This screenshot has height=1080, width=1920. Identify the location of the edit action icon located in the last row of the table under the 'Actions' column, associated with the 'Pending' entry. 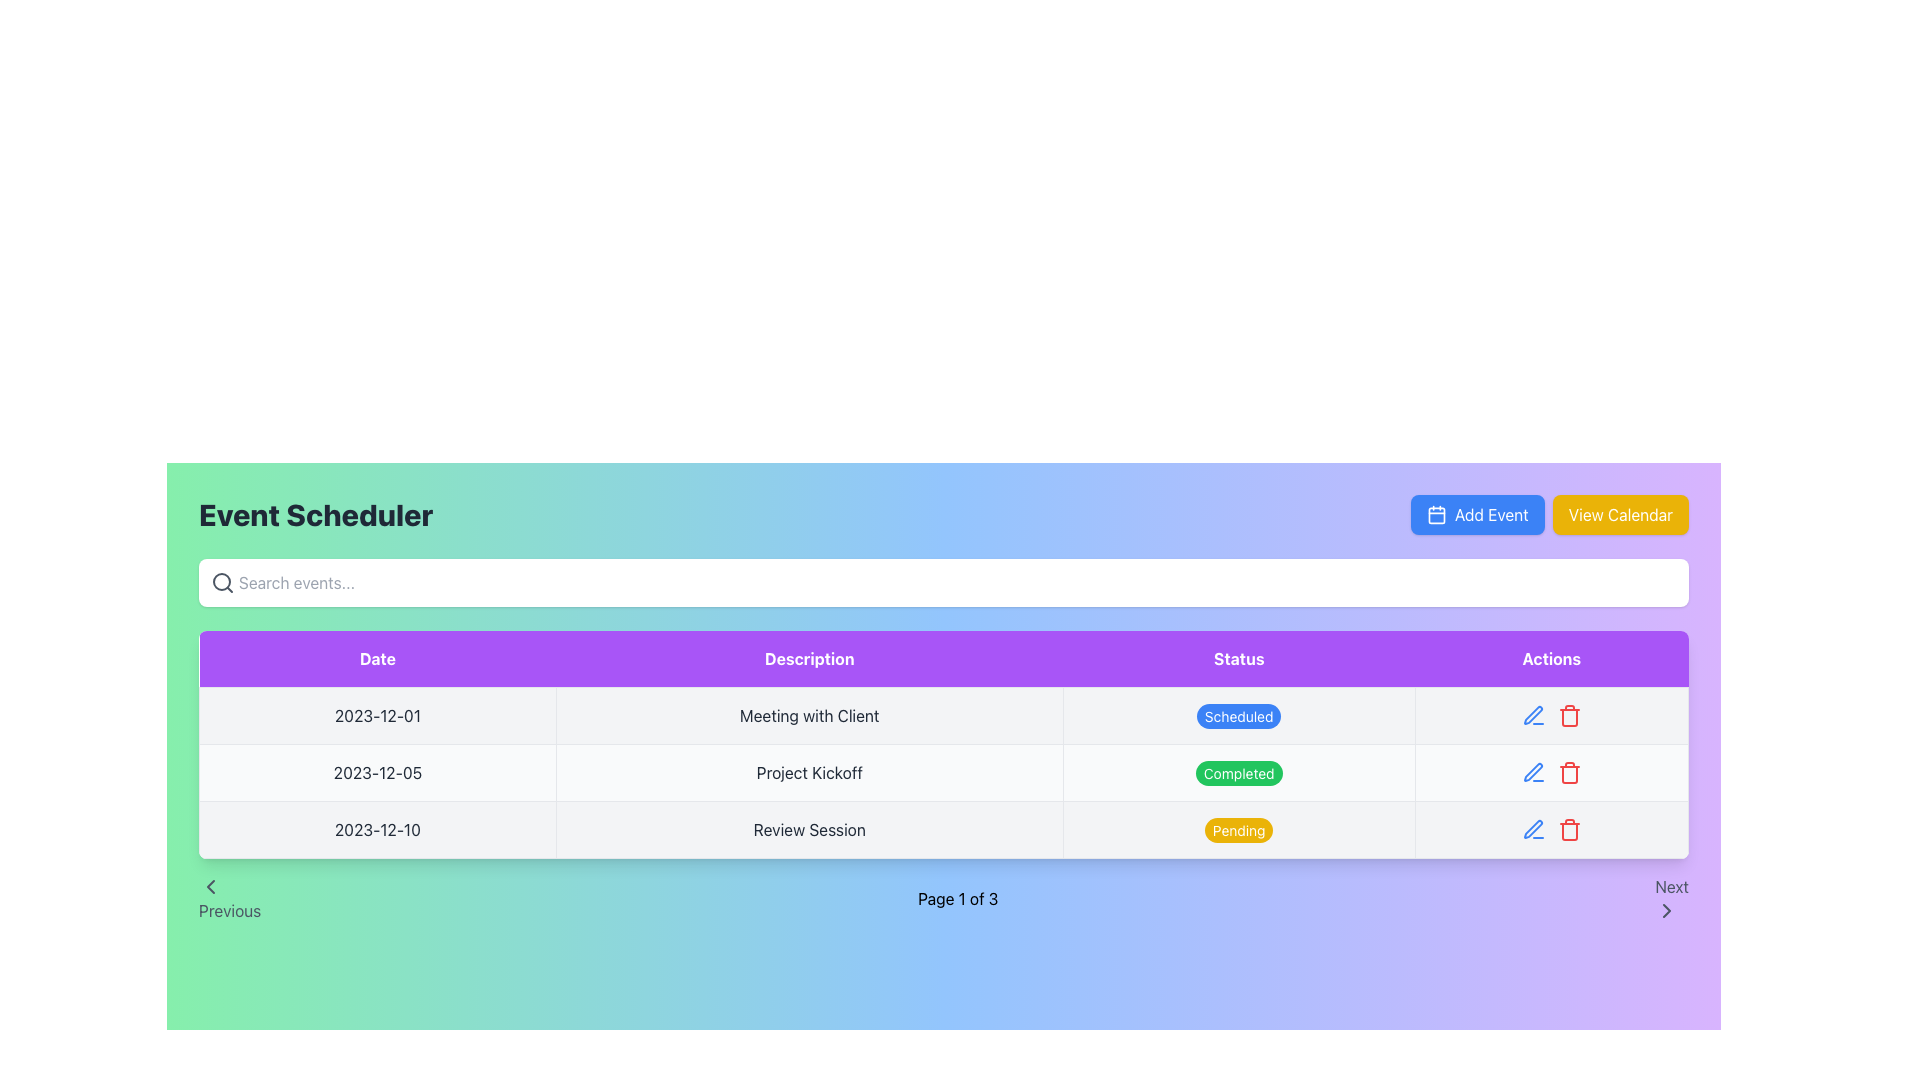
(1532, 829).